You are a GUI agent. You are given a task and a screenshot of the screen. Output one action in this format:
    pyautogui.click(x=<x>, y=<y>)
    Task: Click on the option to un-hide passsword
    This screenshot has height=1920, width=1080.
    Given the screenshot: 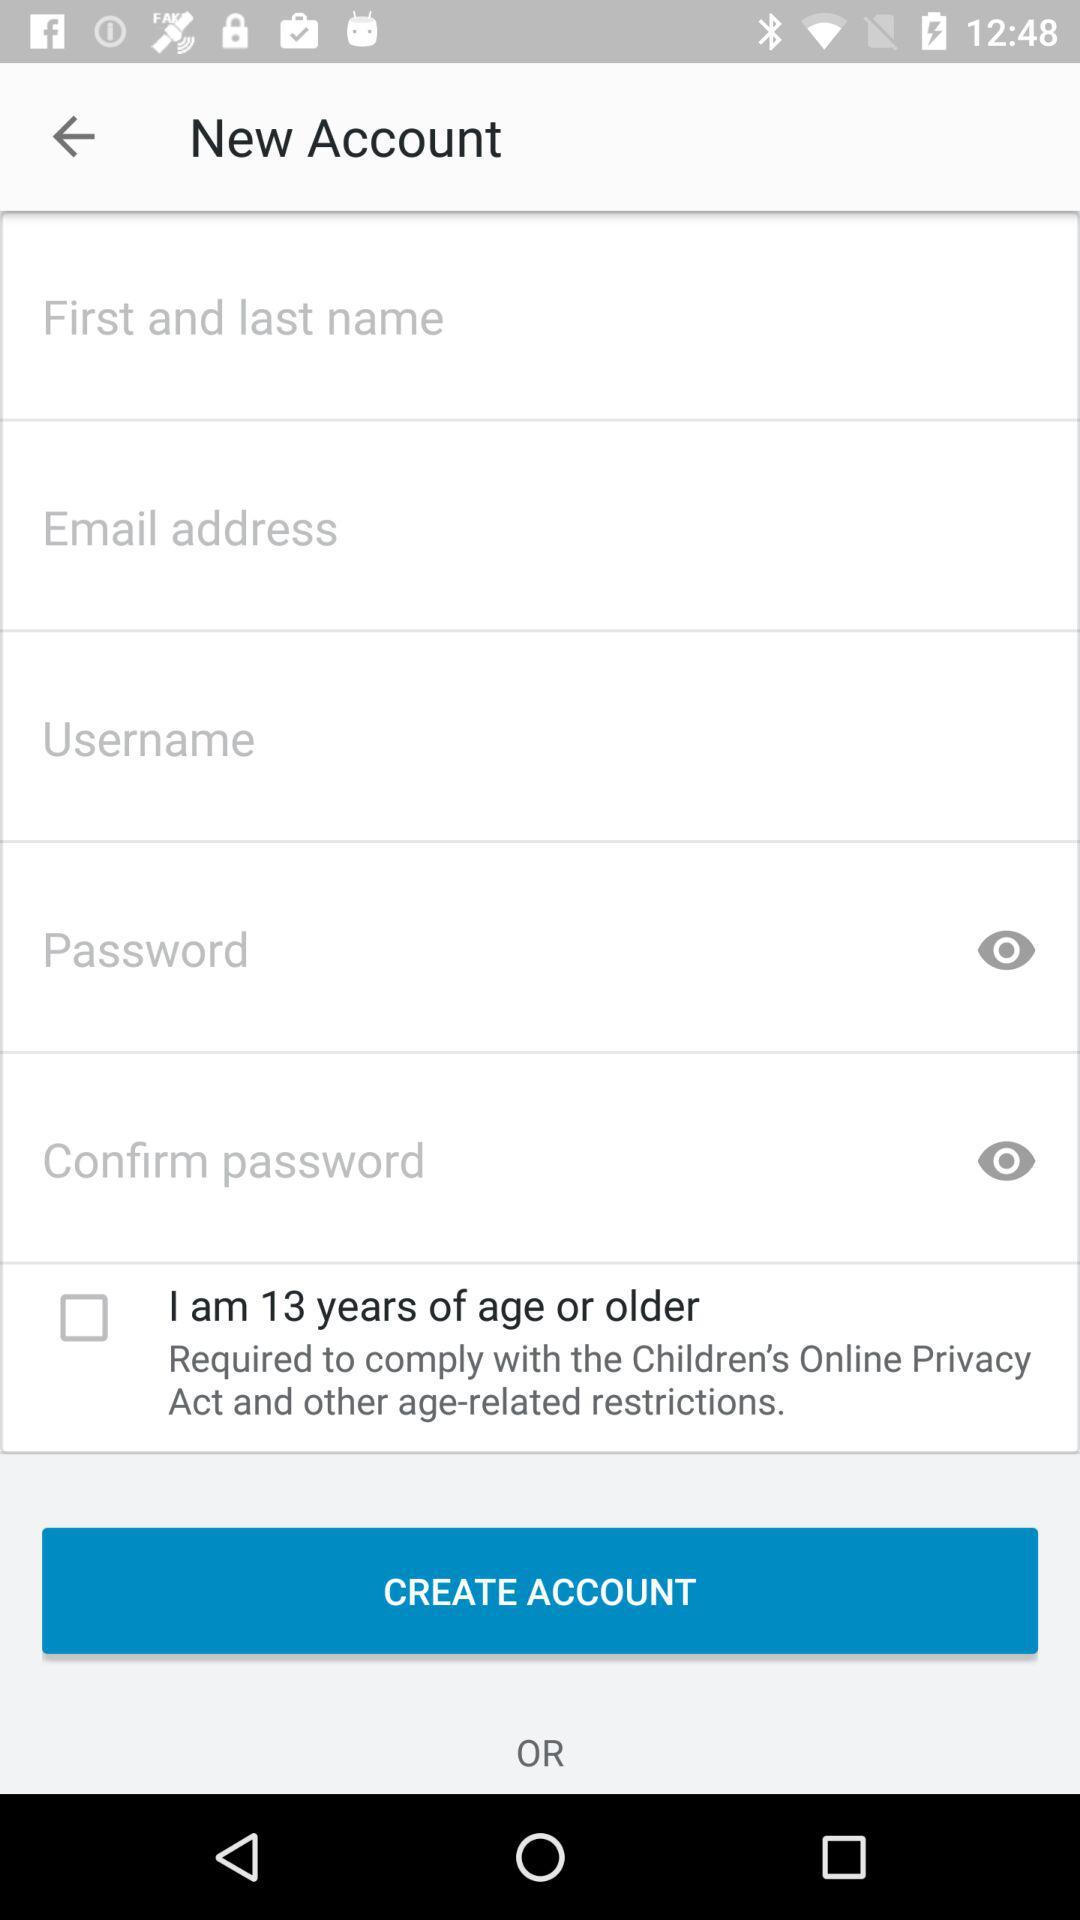 What is the action you would take?
    pyautogui.click(x=1006, y=941)
    